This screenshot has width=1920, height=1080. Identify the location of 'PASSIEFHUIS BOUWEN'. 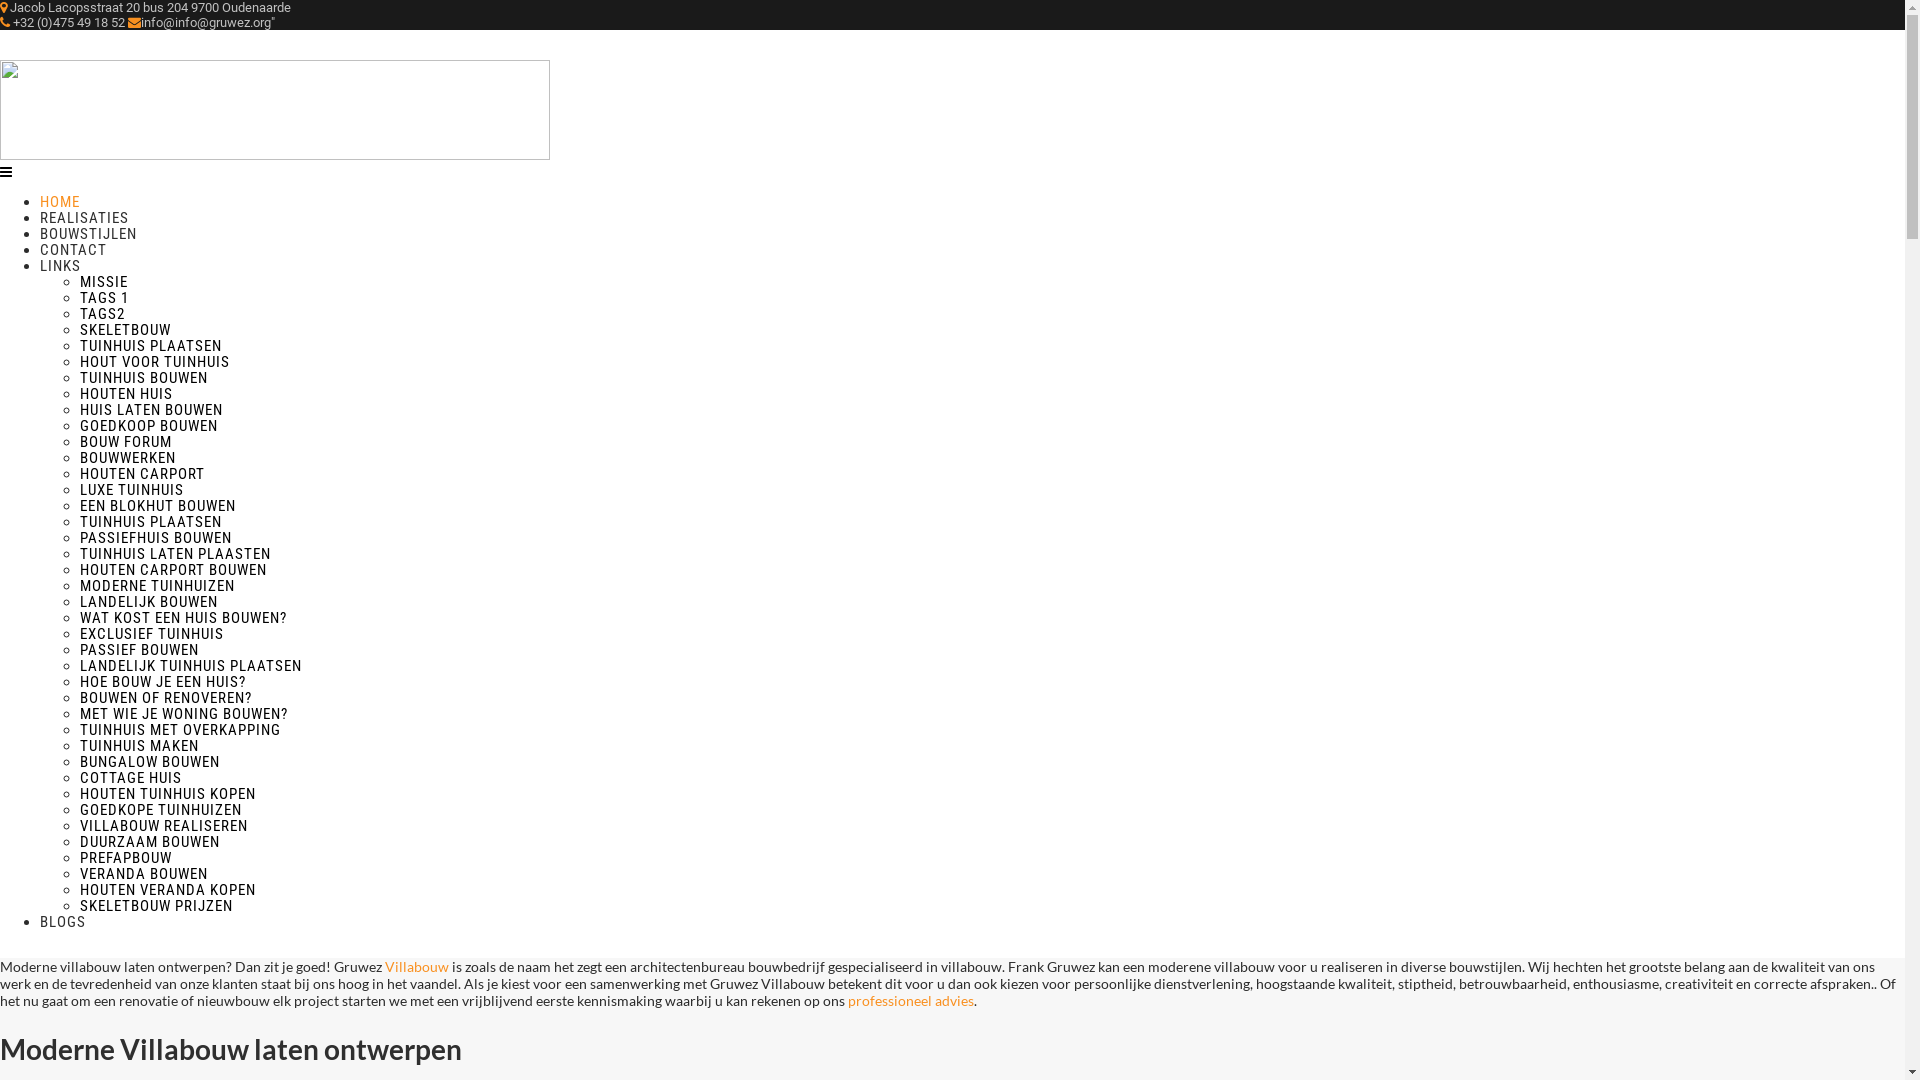
(155, 536).